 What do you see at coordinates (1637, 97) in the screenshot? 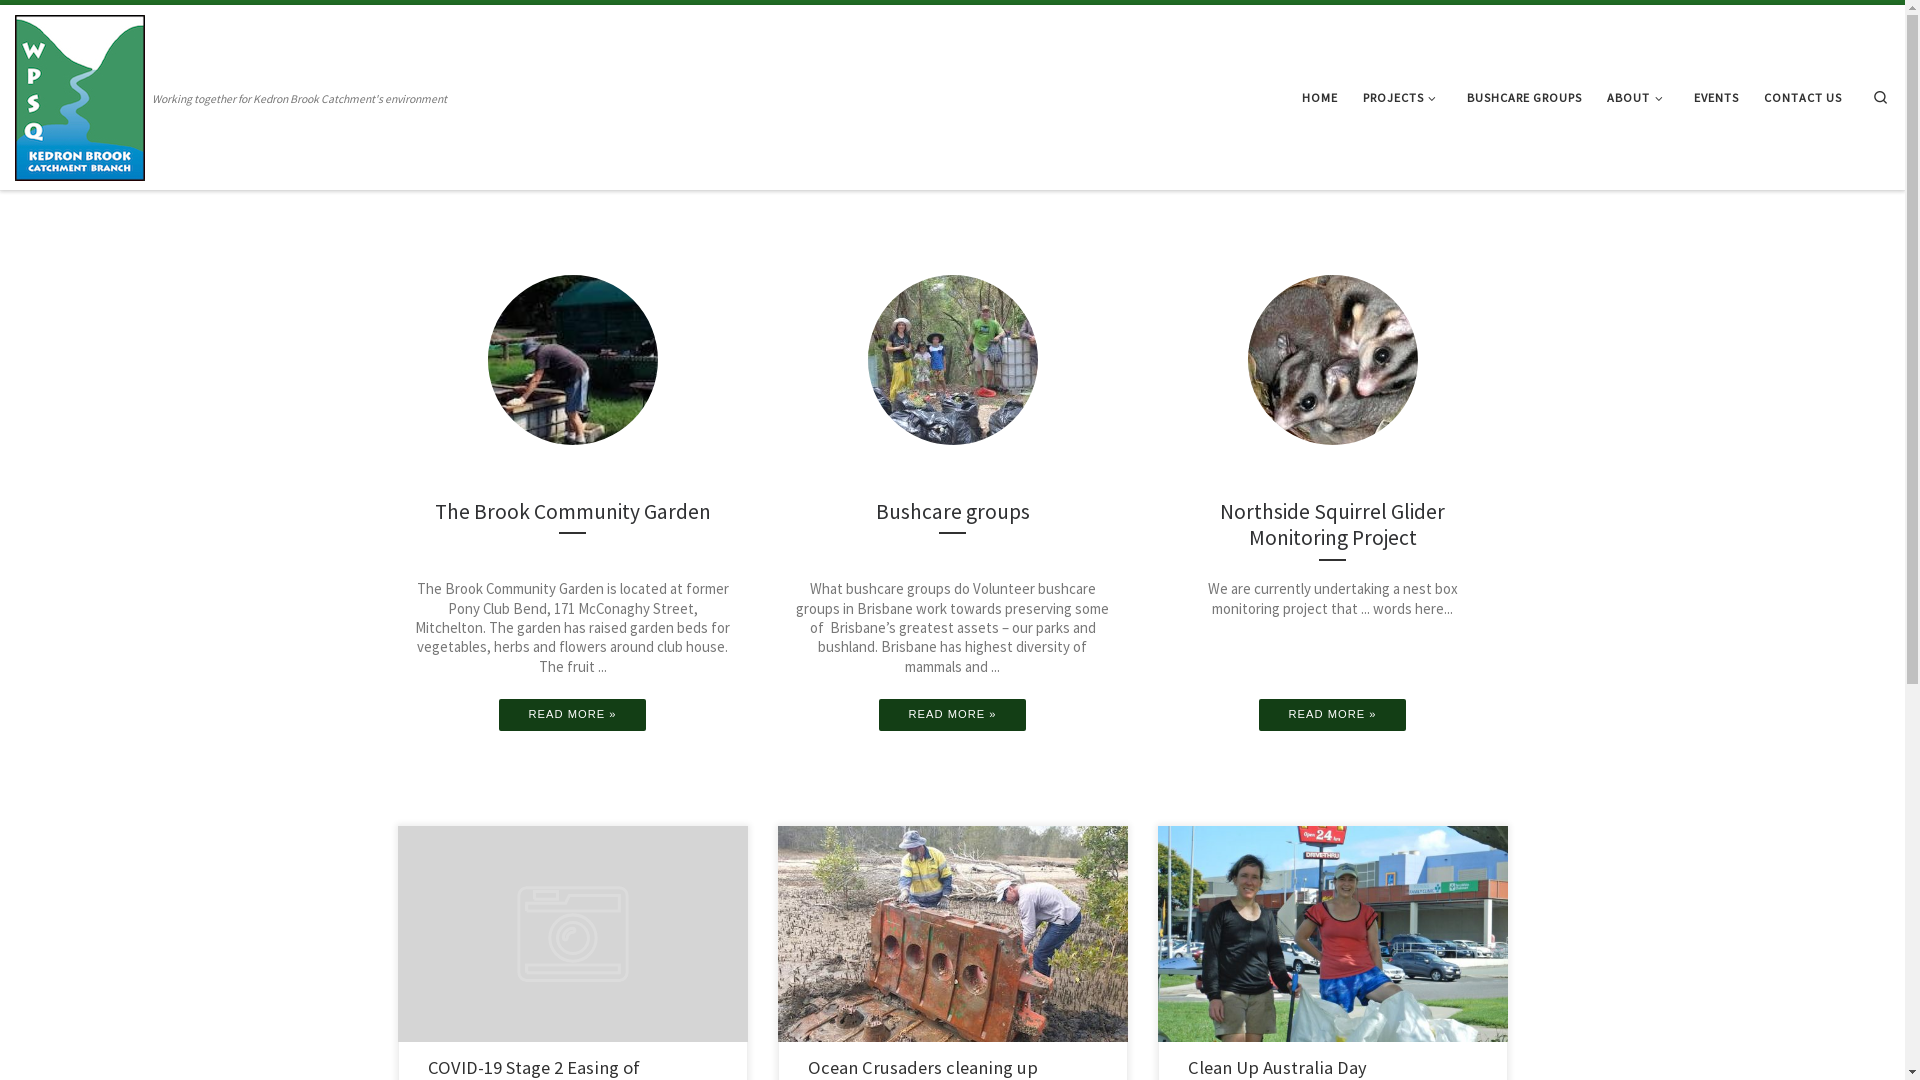
I see `'ABOUT'` at bounding box center [1637, 97].